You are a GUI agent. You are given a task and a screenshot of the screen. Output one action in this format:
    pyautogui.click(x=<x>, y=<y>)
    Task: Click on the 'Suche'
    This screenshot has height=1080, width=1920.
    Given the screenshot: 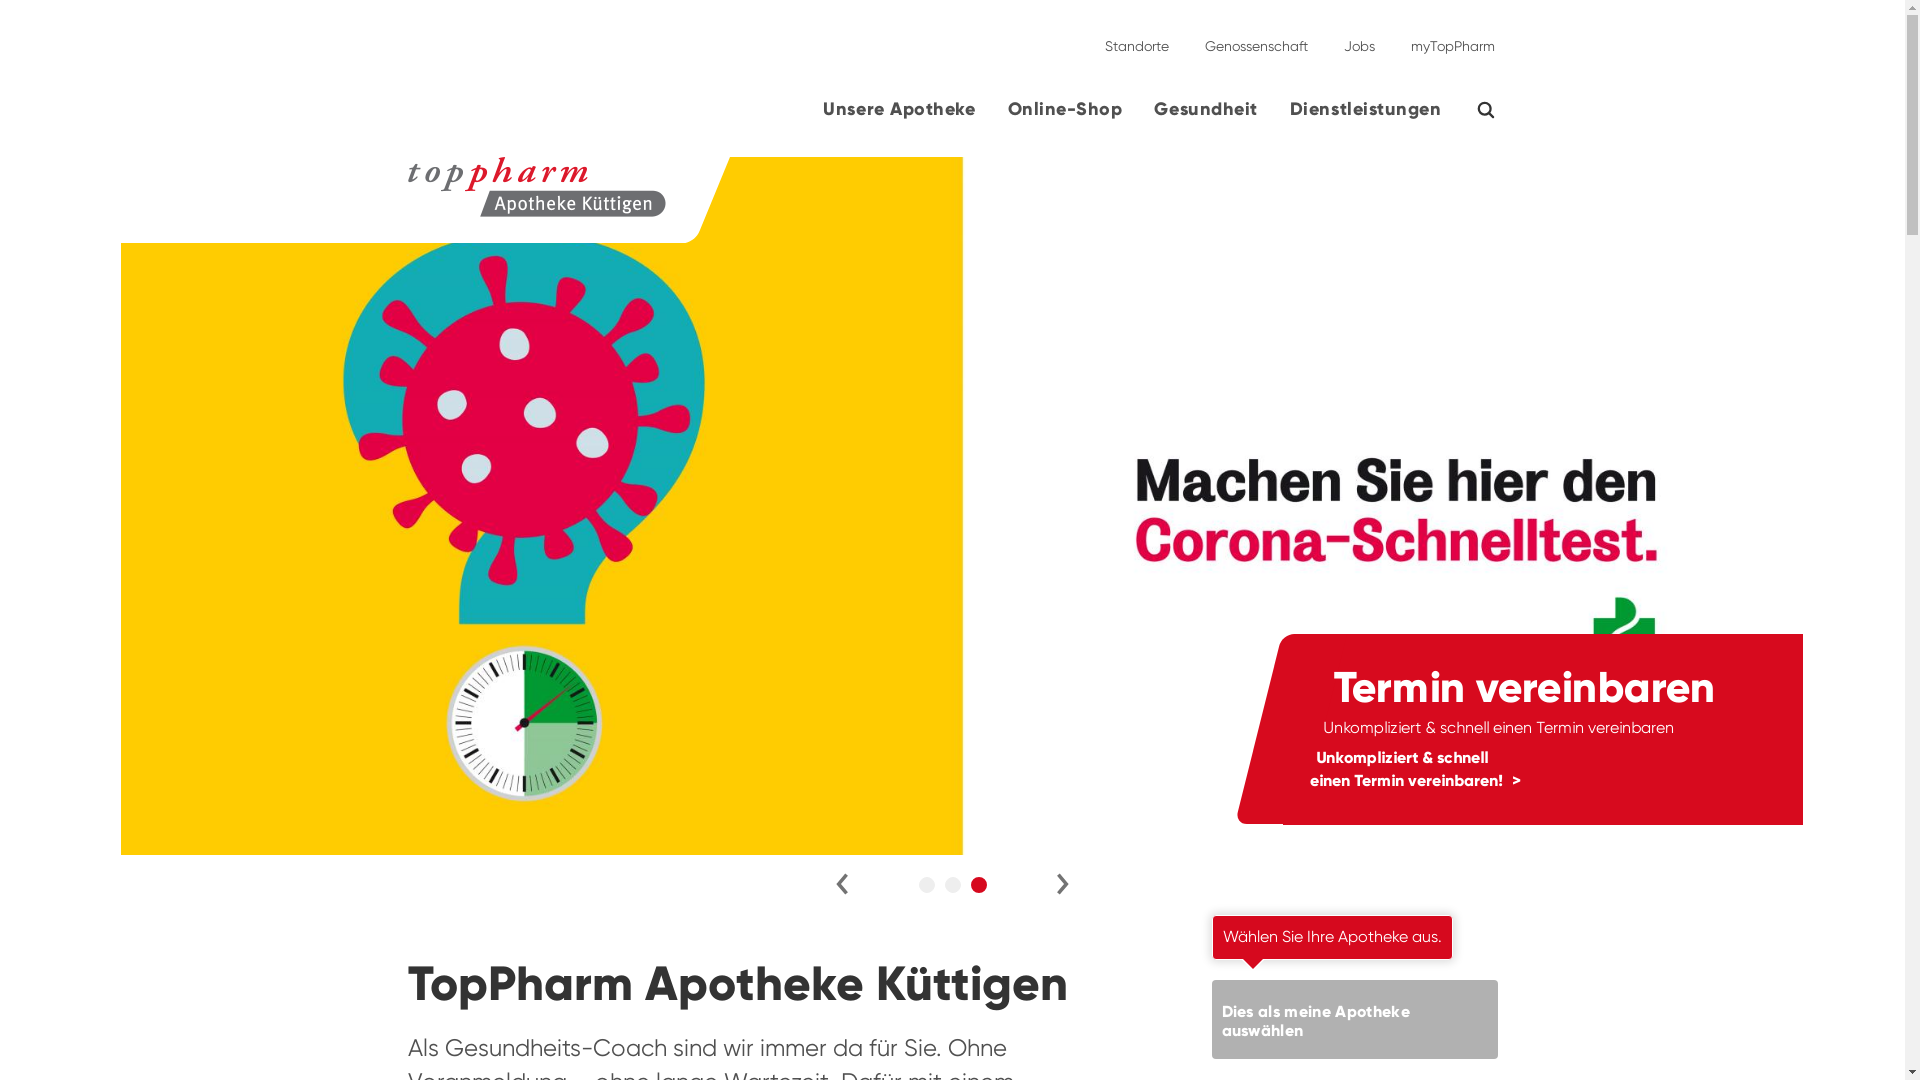 What is the action you would take?
    pyautogui.click(x=1497, y=109)
    